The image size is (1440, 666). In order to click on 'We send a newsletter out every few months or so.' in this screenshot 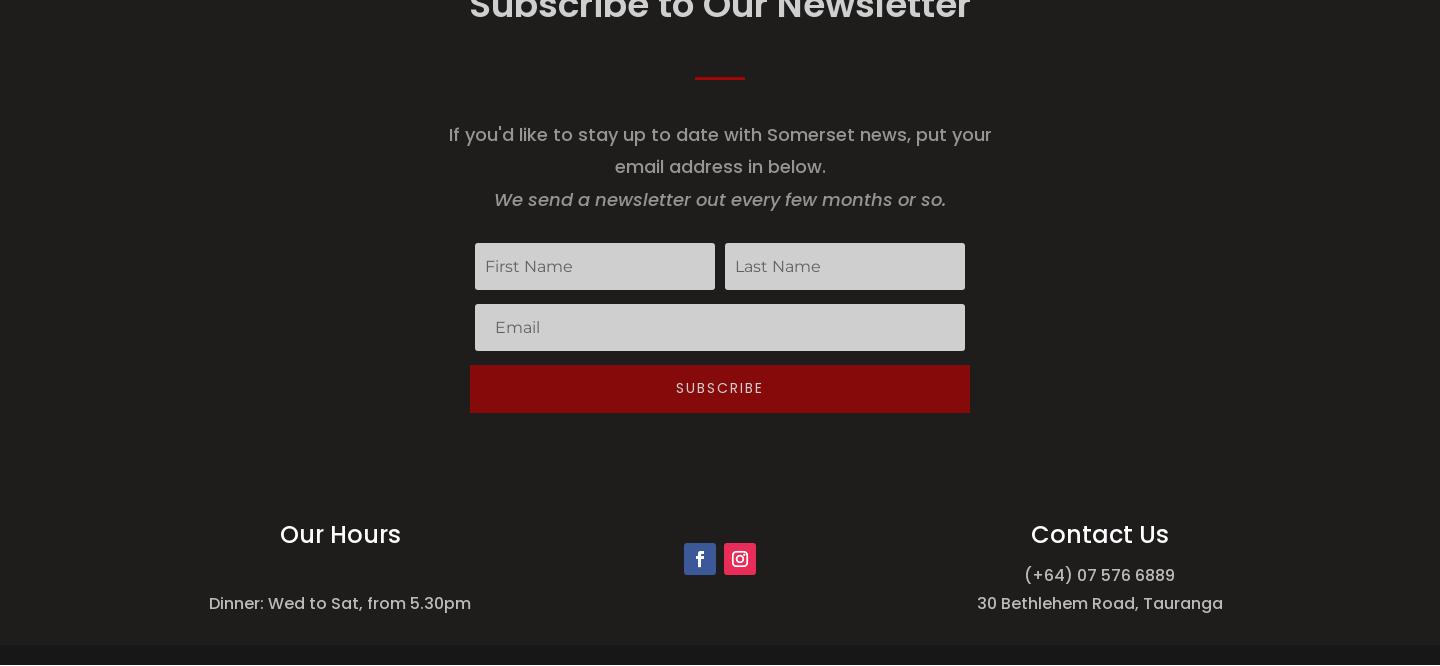, I will do `click(720, 197)`.